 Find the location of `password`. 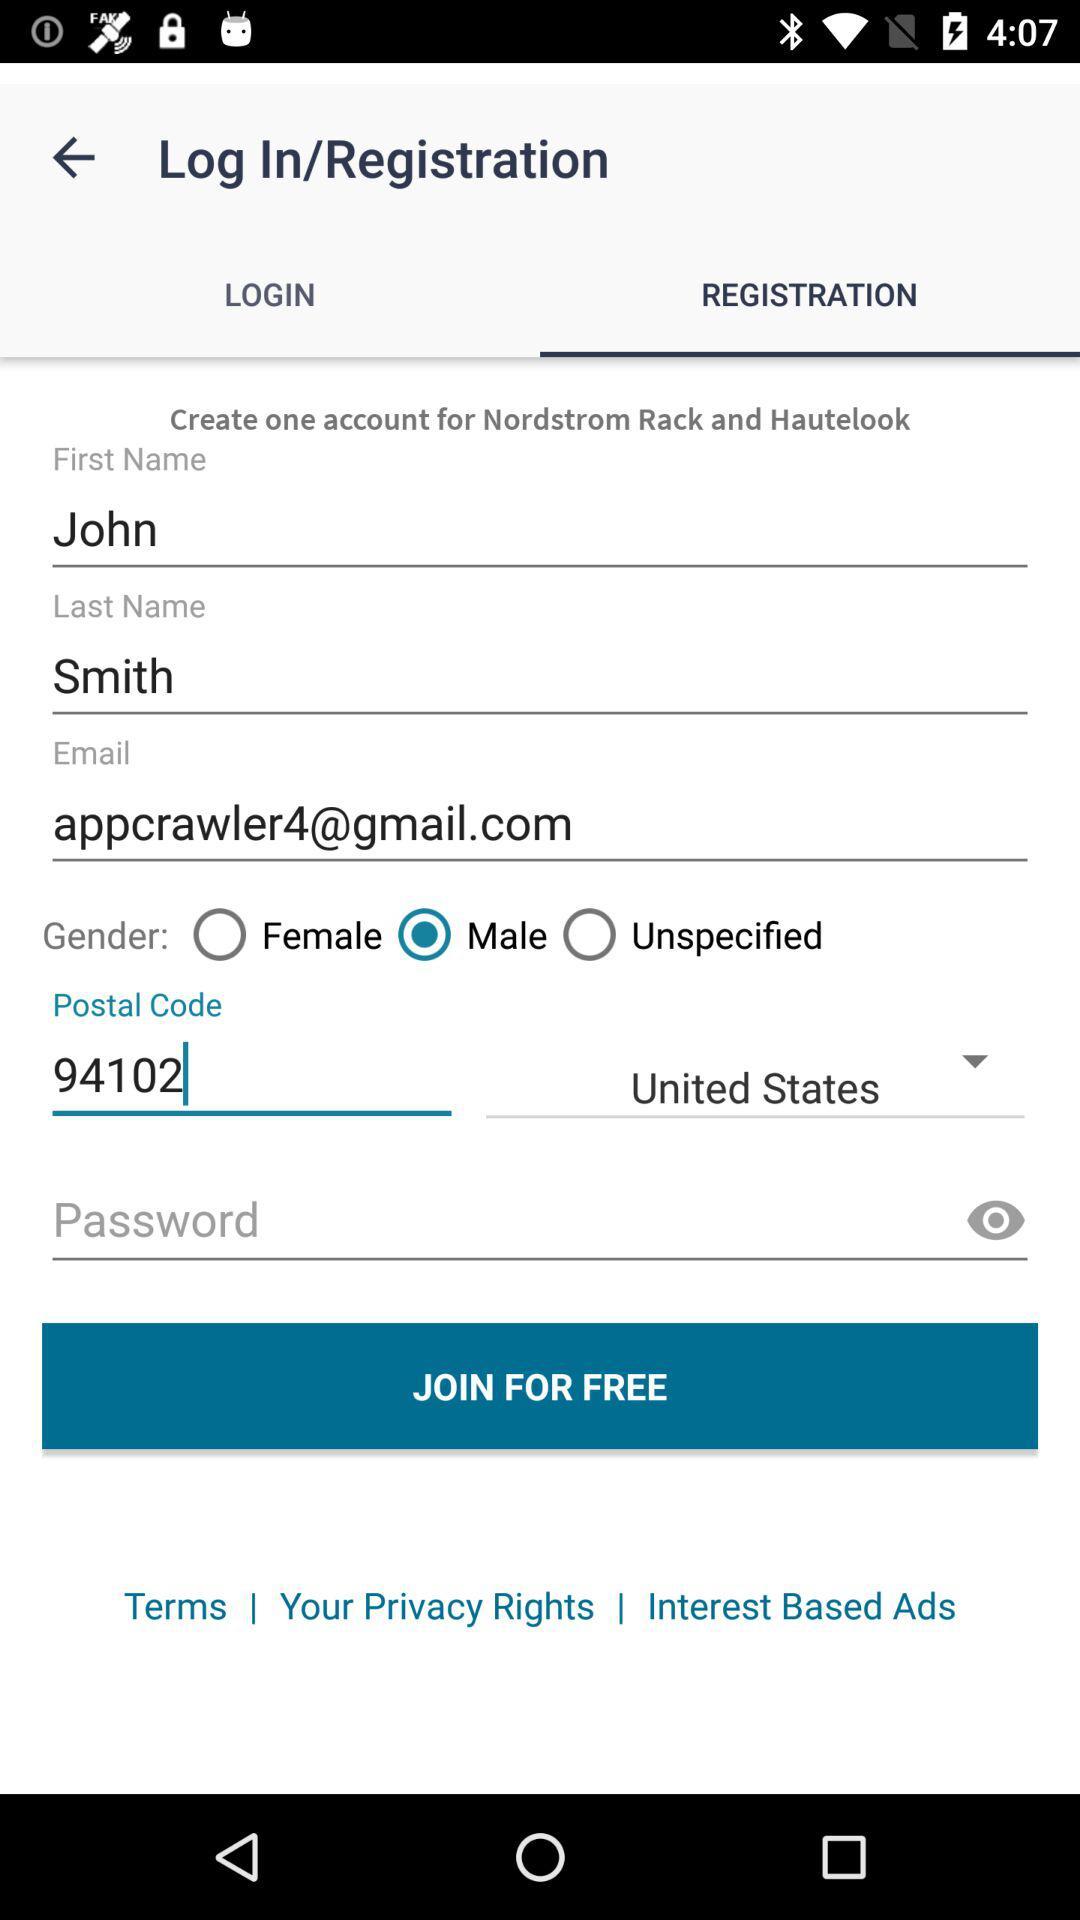

password is located at coordinates (540, 1220).